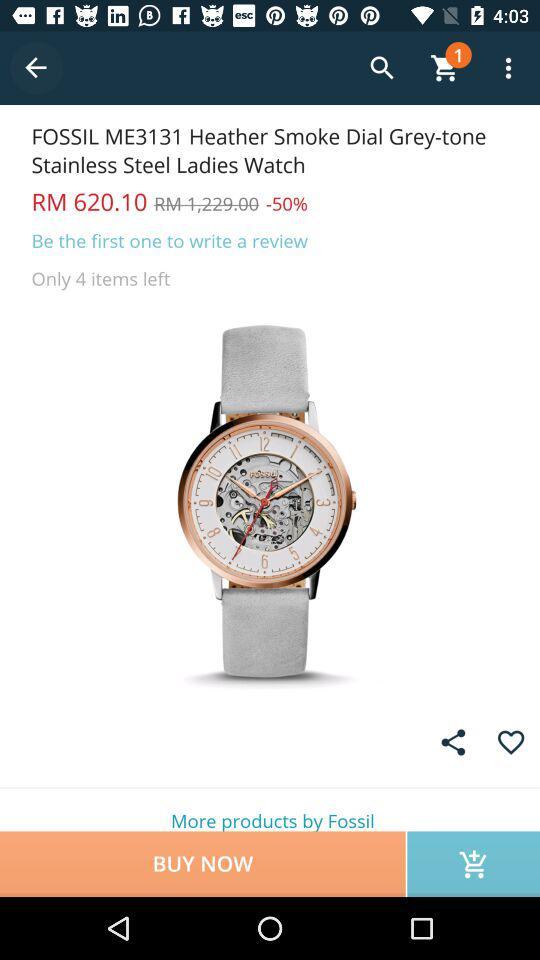 The height and width of the screenshot is (960, 540). What do you see at coordinates (270, 500) in the screenshot?
I see `the icon below only 4 items` at bounding box center [270, 500].